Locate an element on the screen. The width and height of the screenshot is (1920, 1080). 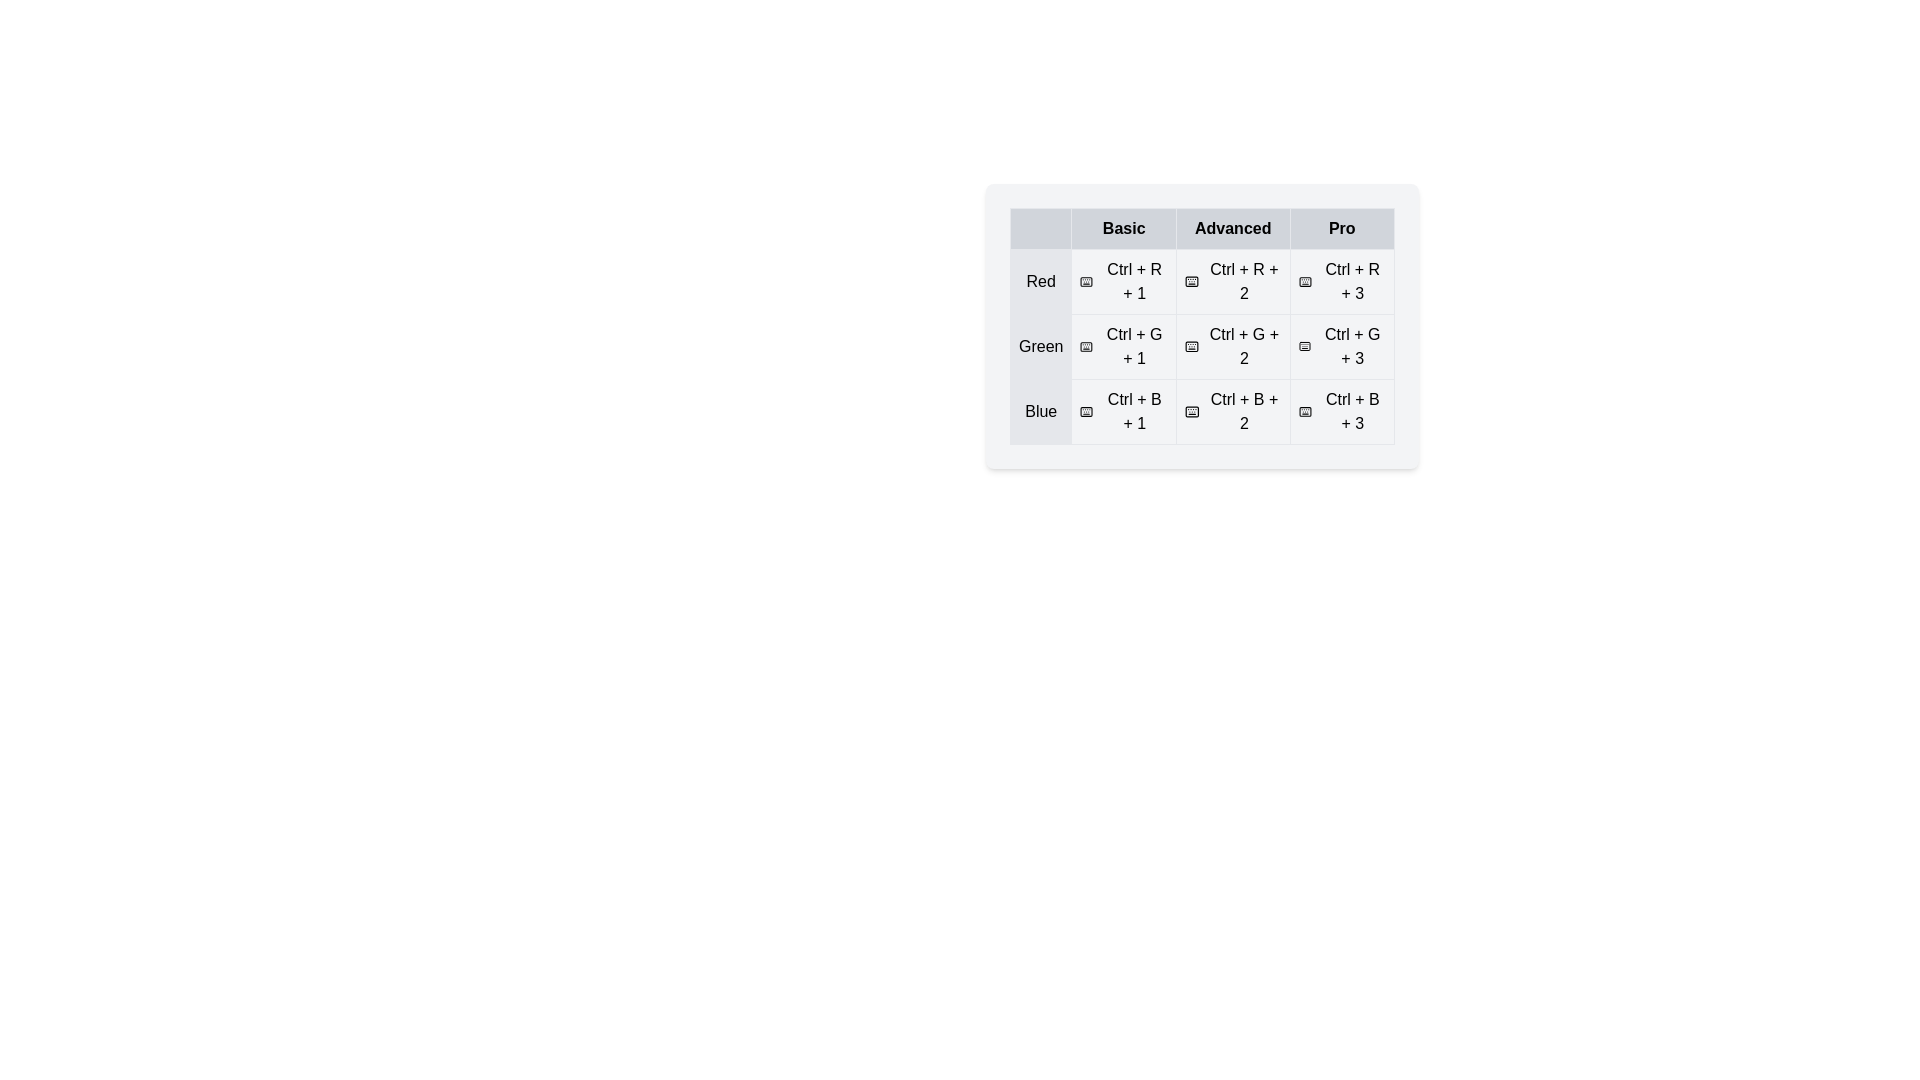
the command display box with a light gray background containing the keyboard icon and text 'Ctrl + R + 3', located in the third row and third column under the 'Red' category is located at coordinates (1342, 281).